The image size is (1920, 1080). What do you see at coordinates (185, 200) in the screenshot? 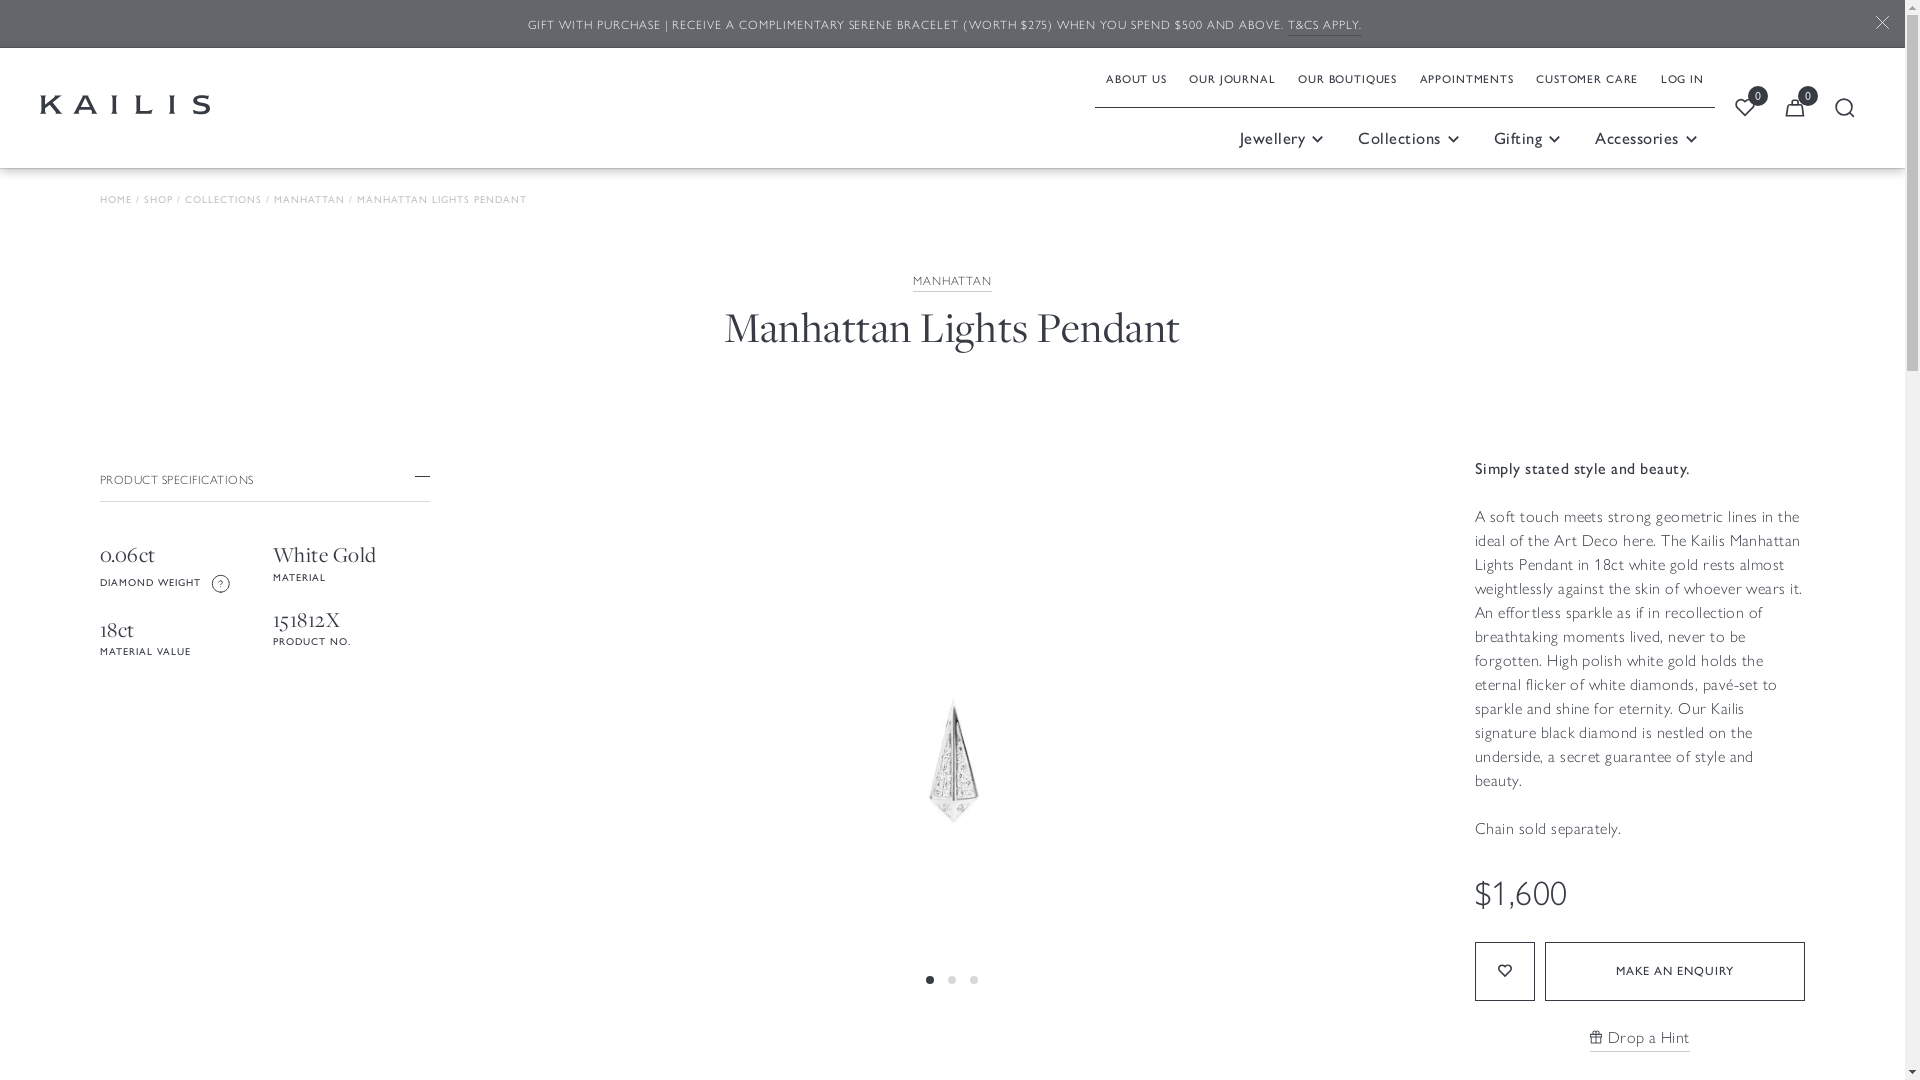
I see `'COLLECTIONS'` at bounding box center [185, 200].